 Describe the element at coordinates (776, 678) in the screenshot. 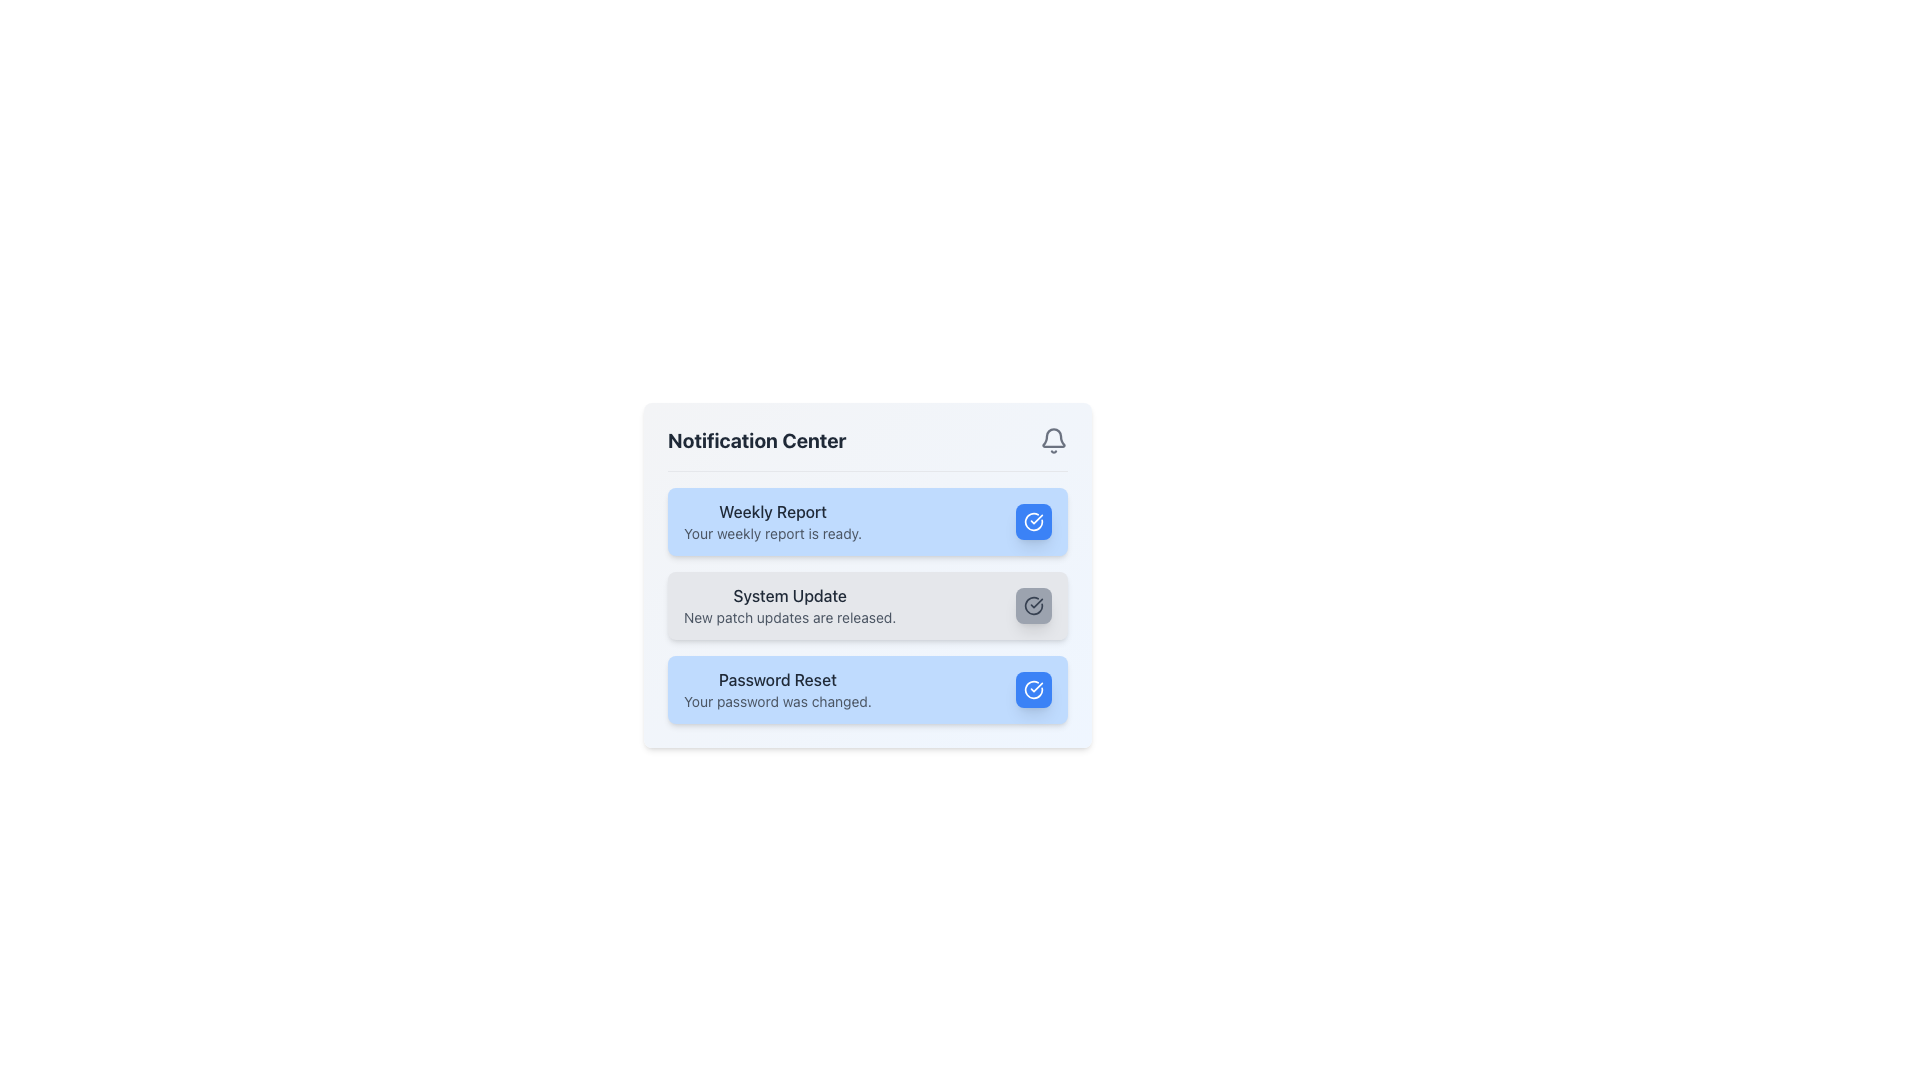

I see `the 'Password Reset' text label, which is styled in medium-weight dark gray font against a light blue background, located at the bottom of the notifications list in the notification card` at that location.